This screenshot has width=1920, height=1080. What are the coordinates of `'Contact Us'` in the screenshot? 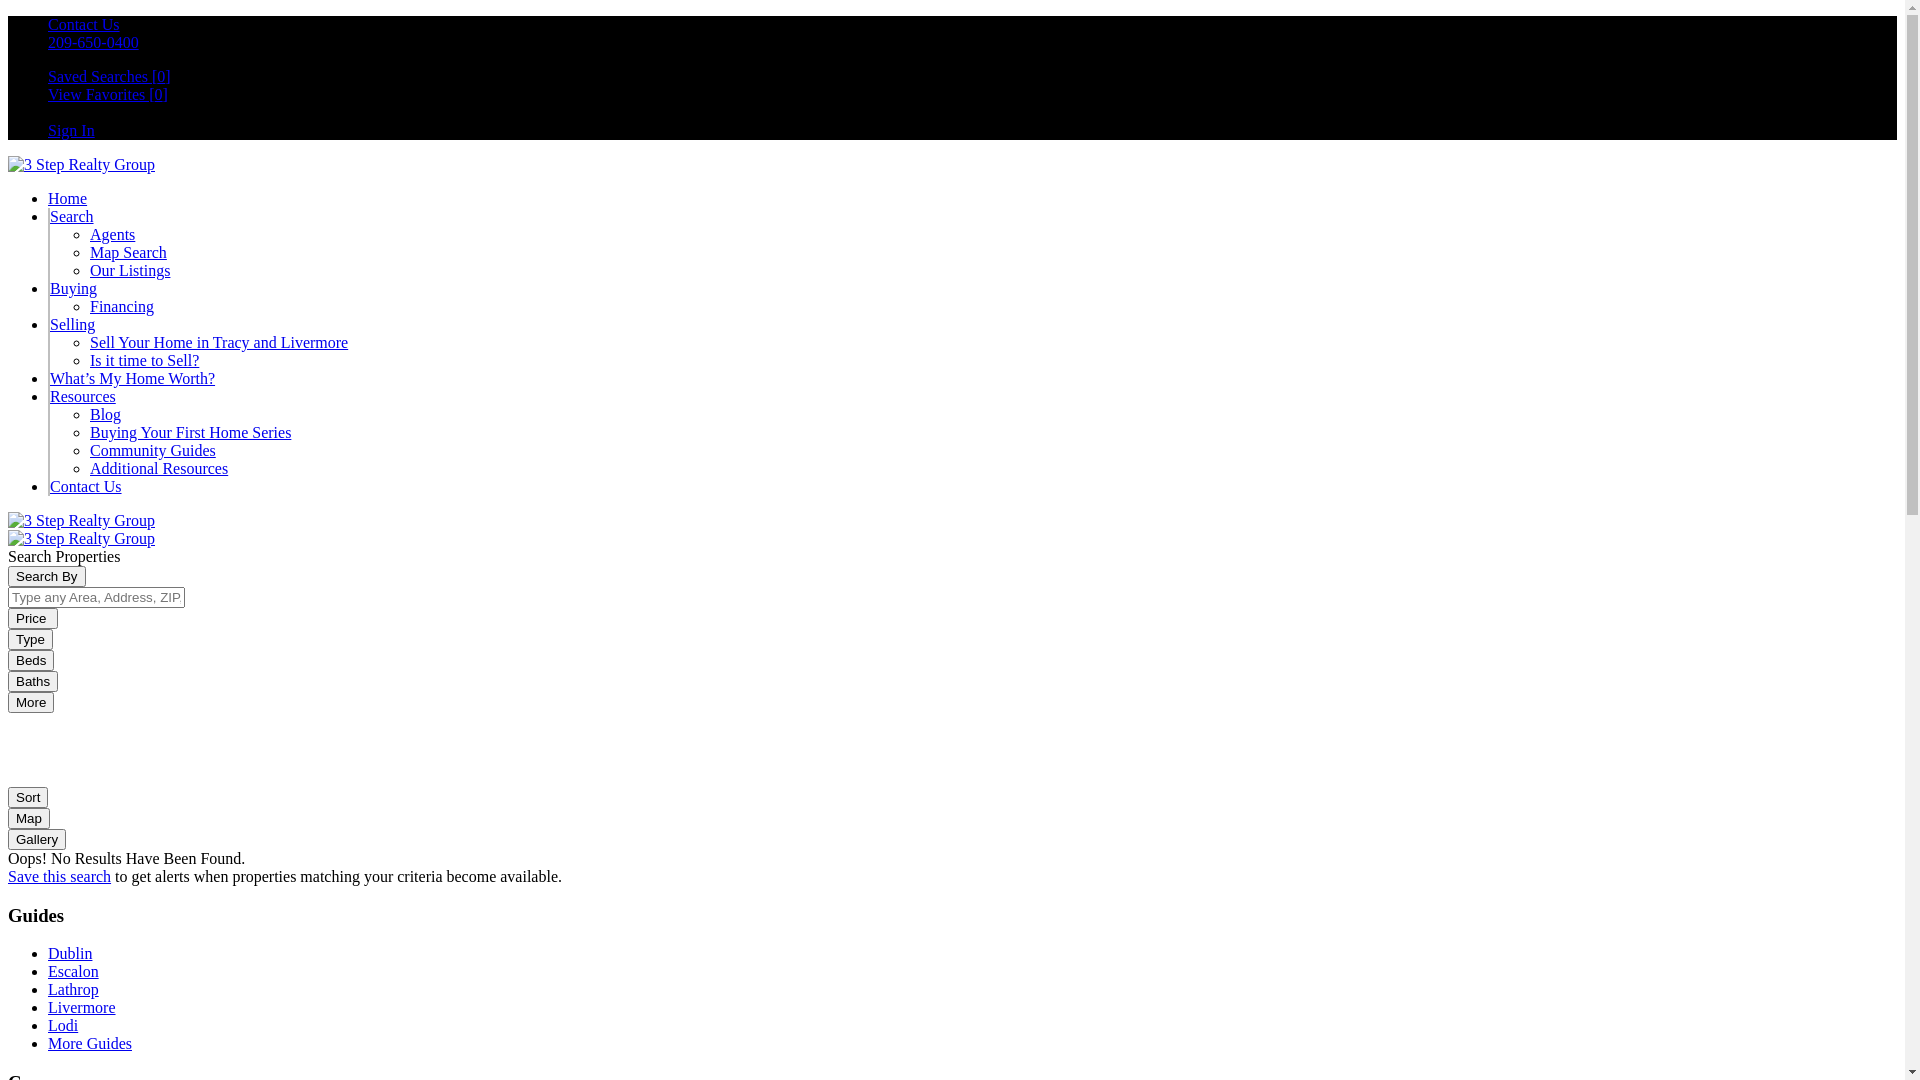 It's located at (82, 24).